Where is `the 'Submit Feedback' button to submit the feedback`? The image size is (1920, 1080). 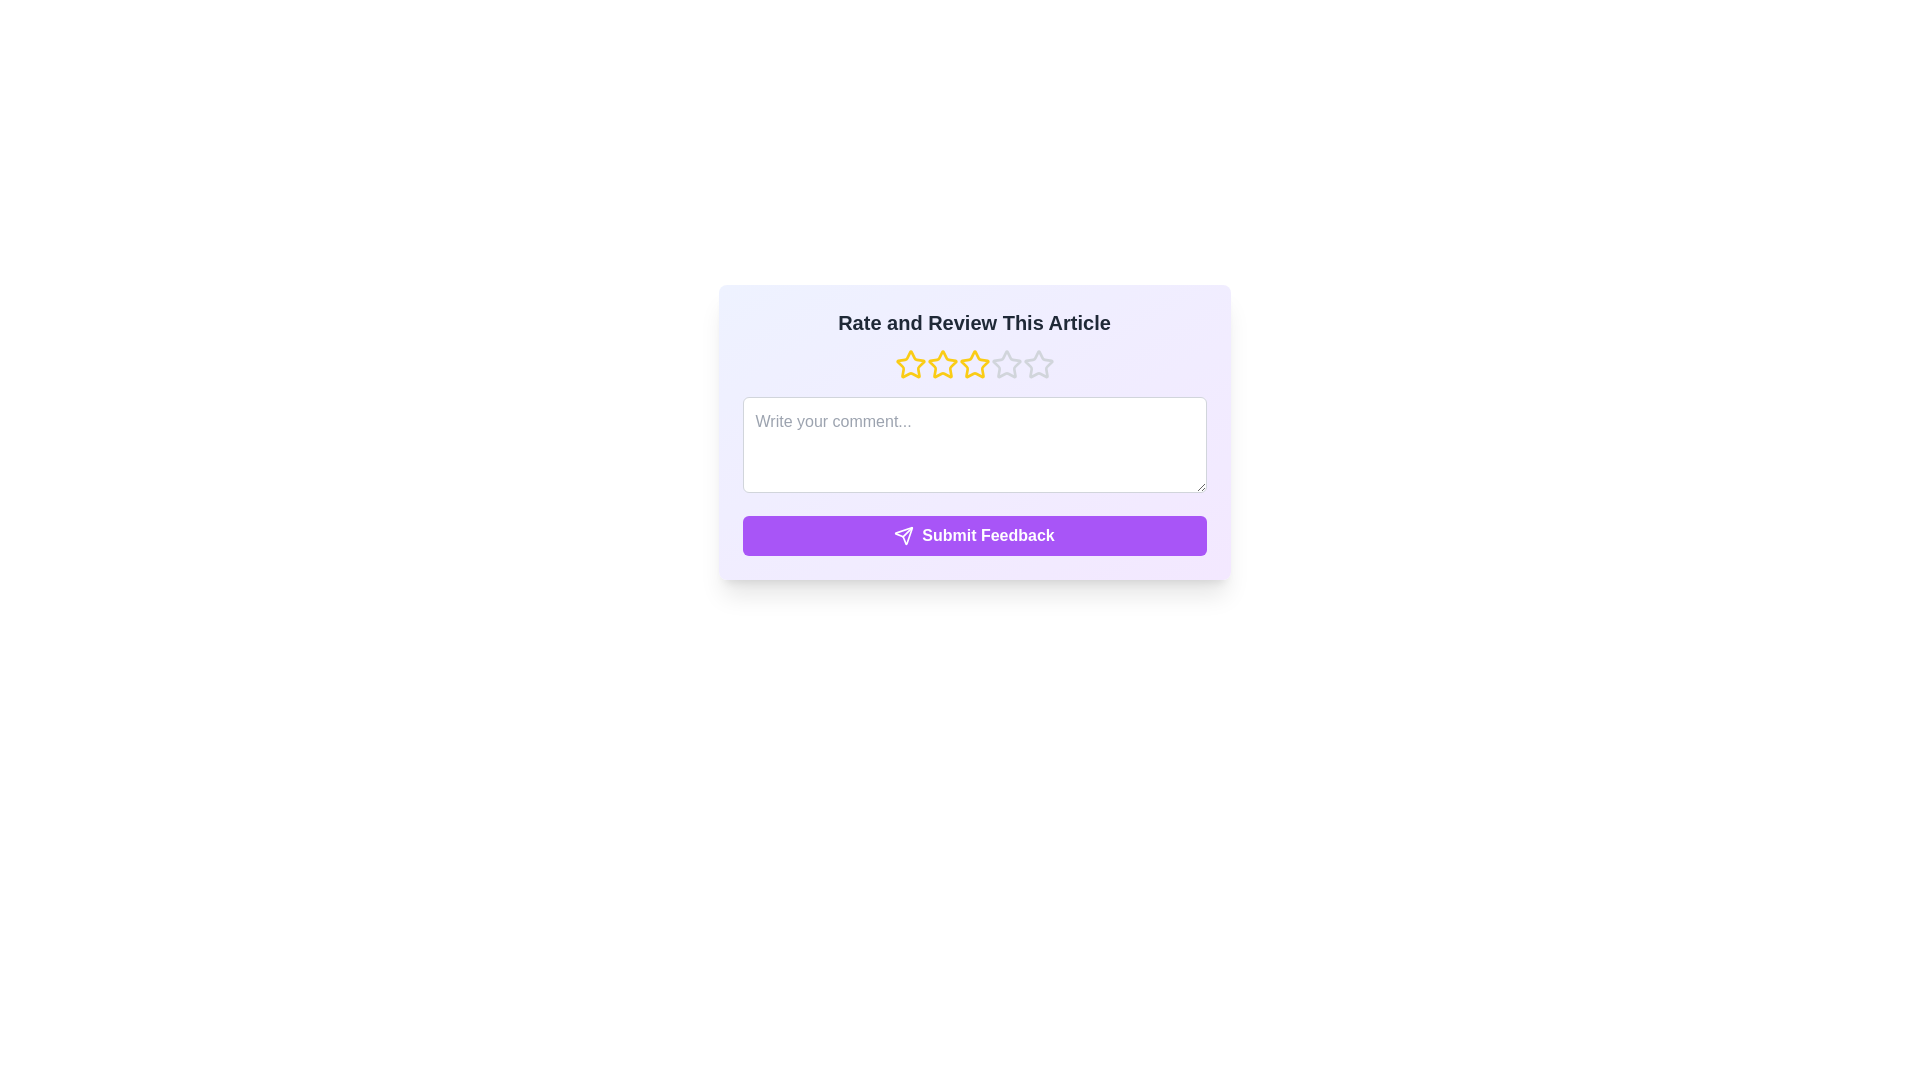 the 'Submit Feedback' button to submit the feedback is located at coordinates (974, 535).